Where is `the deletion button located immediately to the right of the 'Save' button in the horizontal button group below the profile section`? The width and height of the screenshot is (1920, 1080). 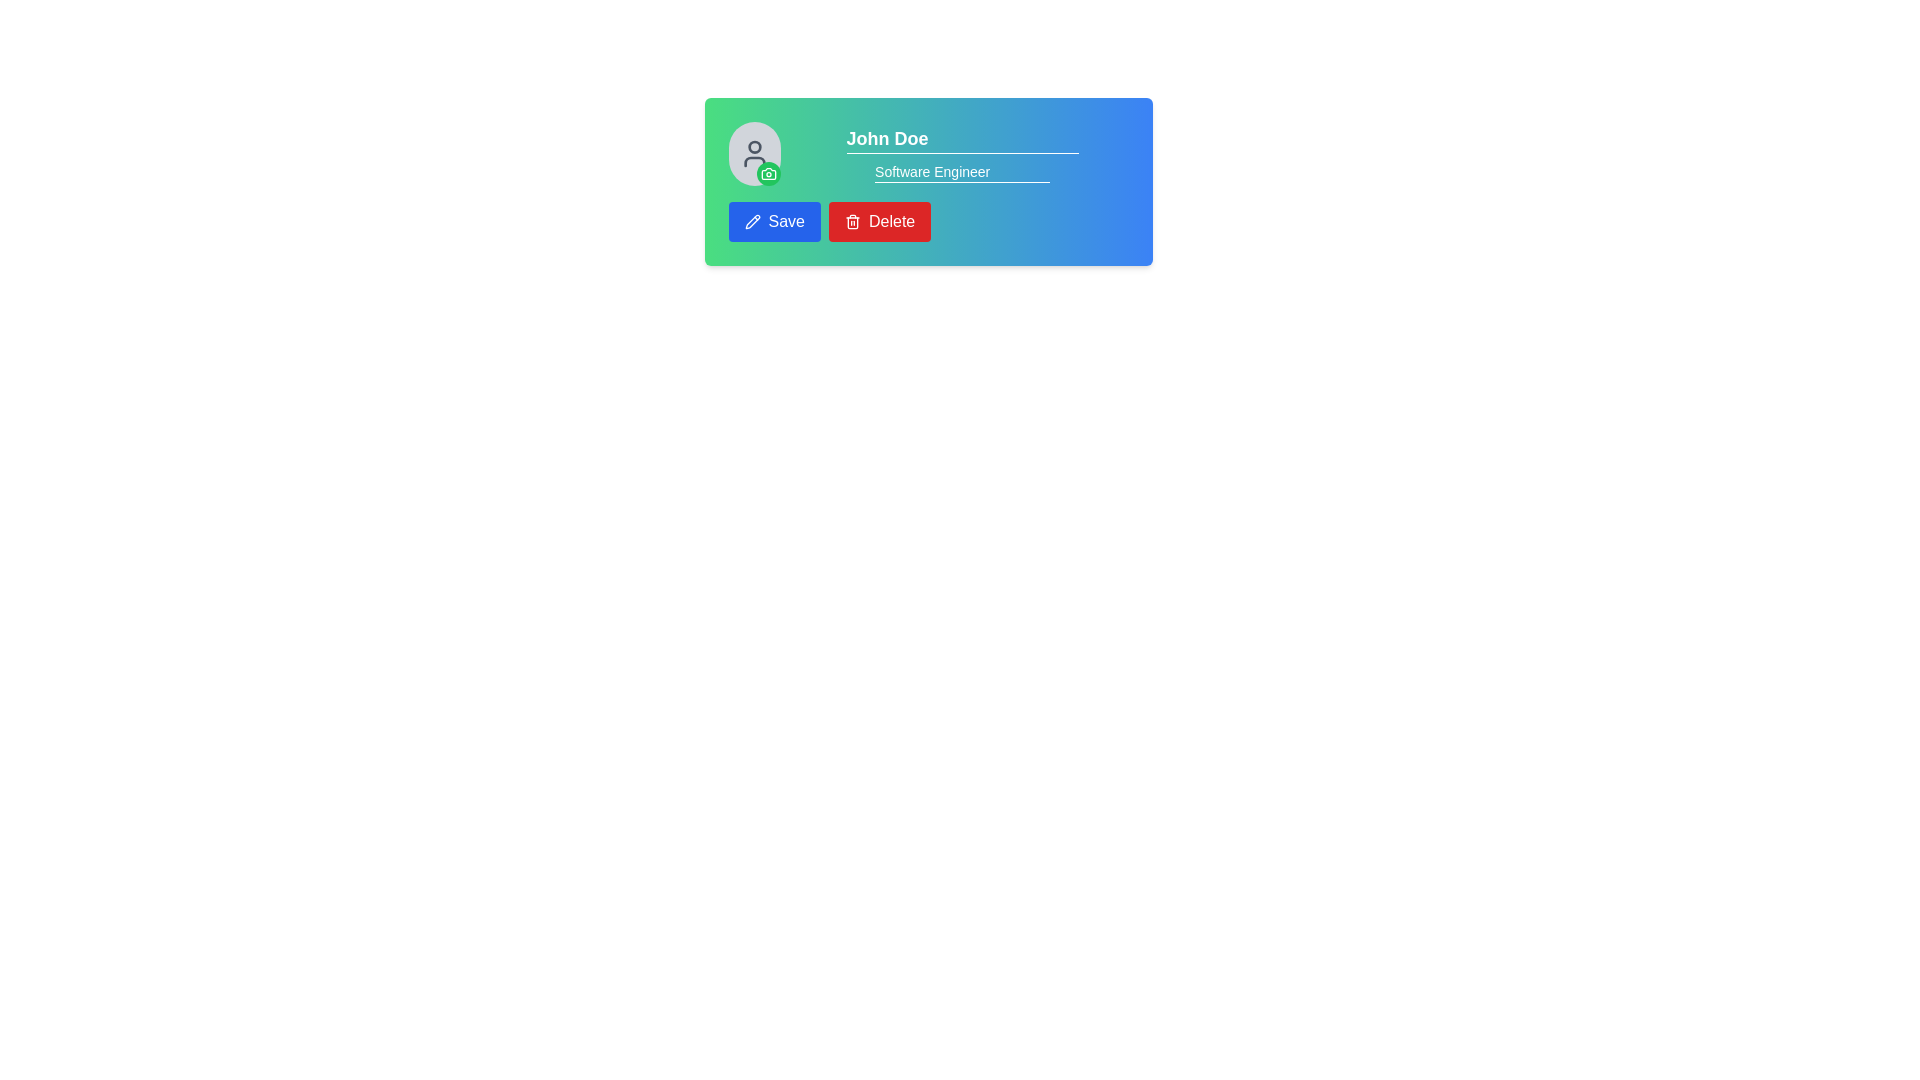
the deletion button located immediately to the right of the 'Save' button in the horizontal button group below the profile section is located at coordinates (880, 222).